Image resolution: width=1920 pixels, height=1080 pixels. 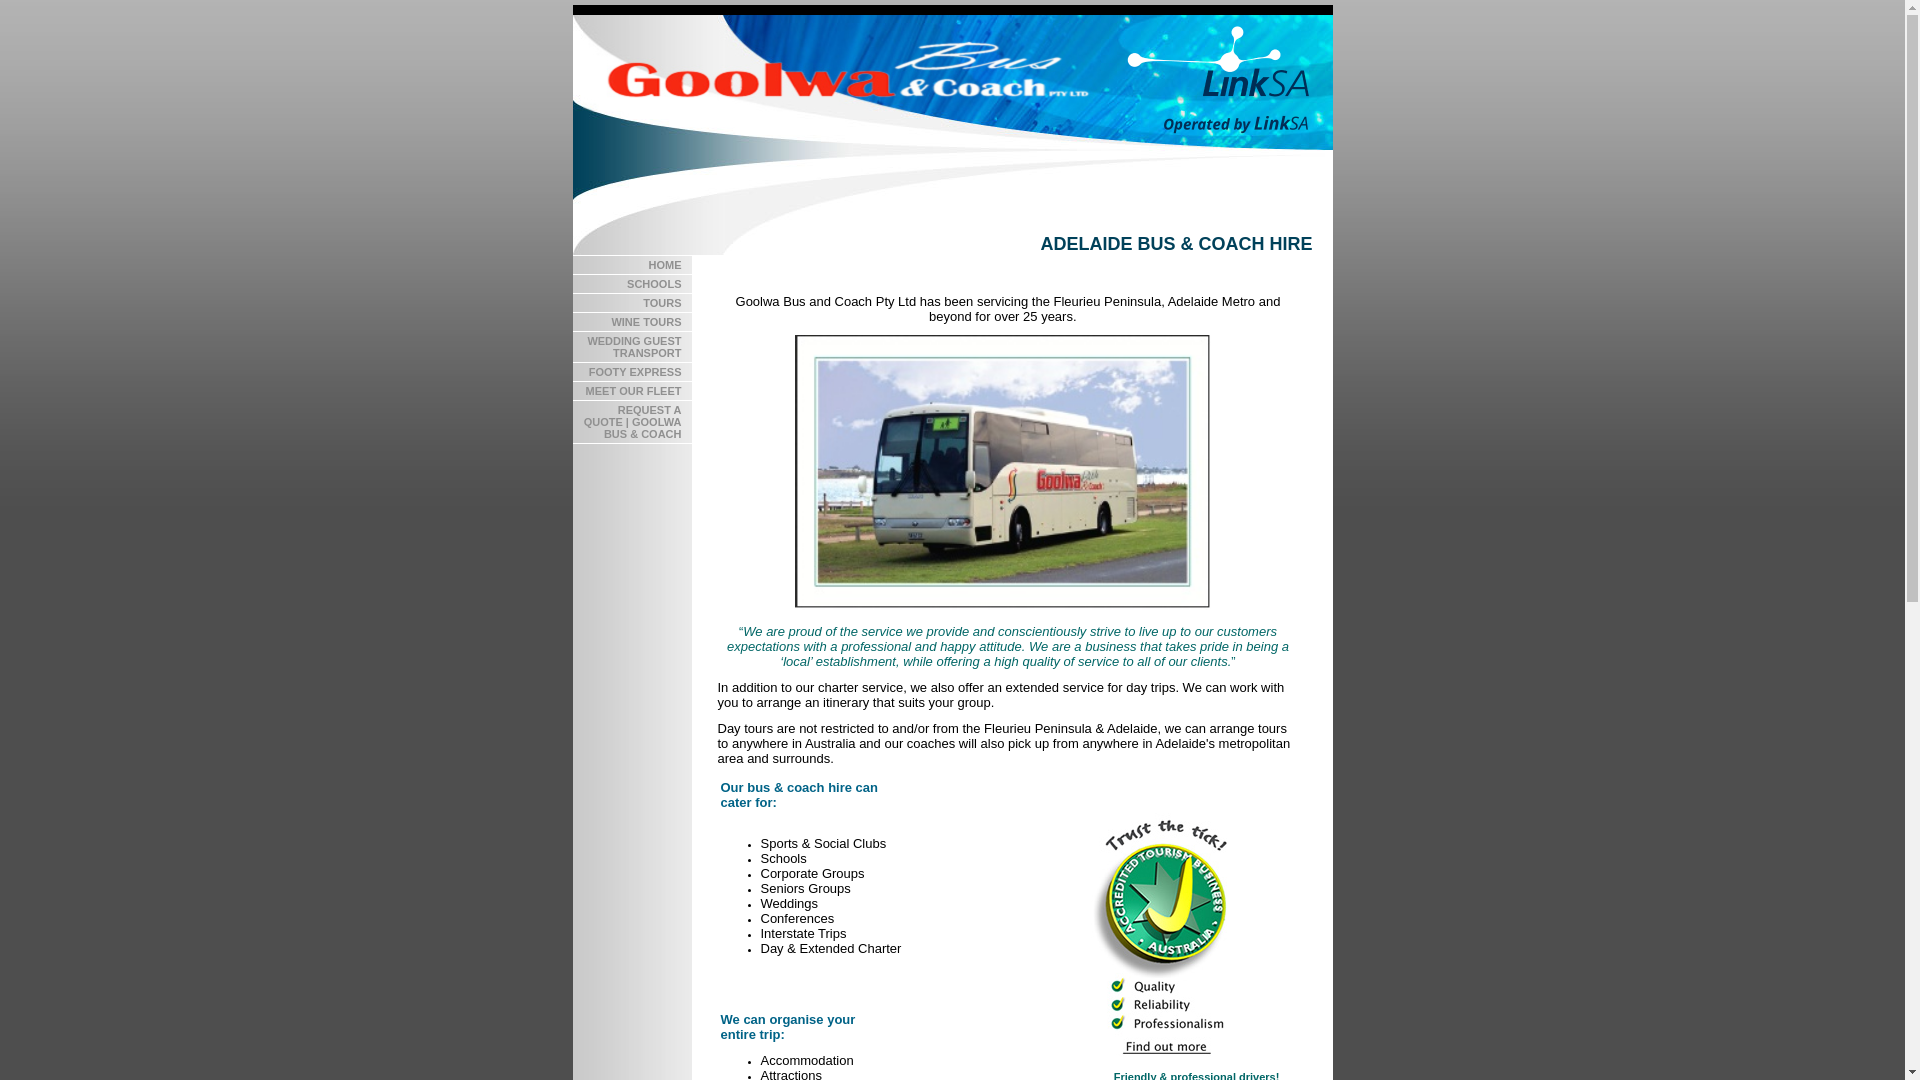 What do you see at coordinates (630, 346) in the screenshot?
I see `'WEDDING GUEST TRANSPORT'` at bounding box center [630, 346].